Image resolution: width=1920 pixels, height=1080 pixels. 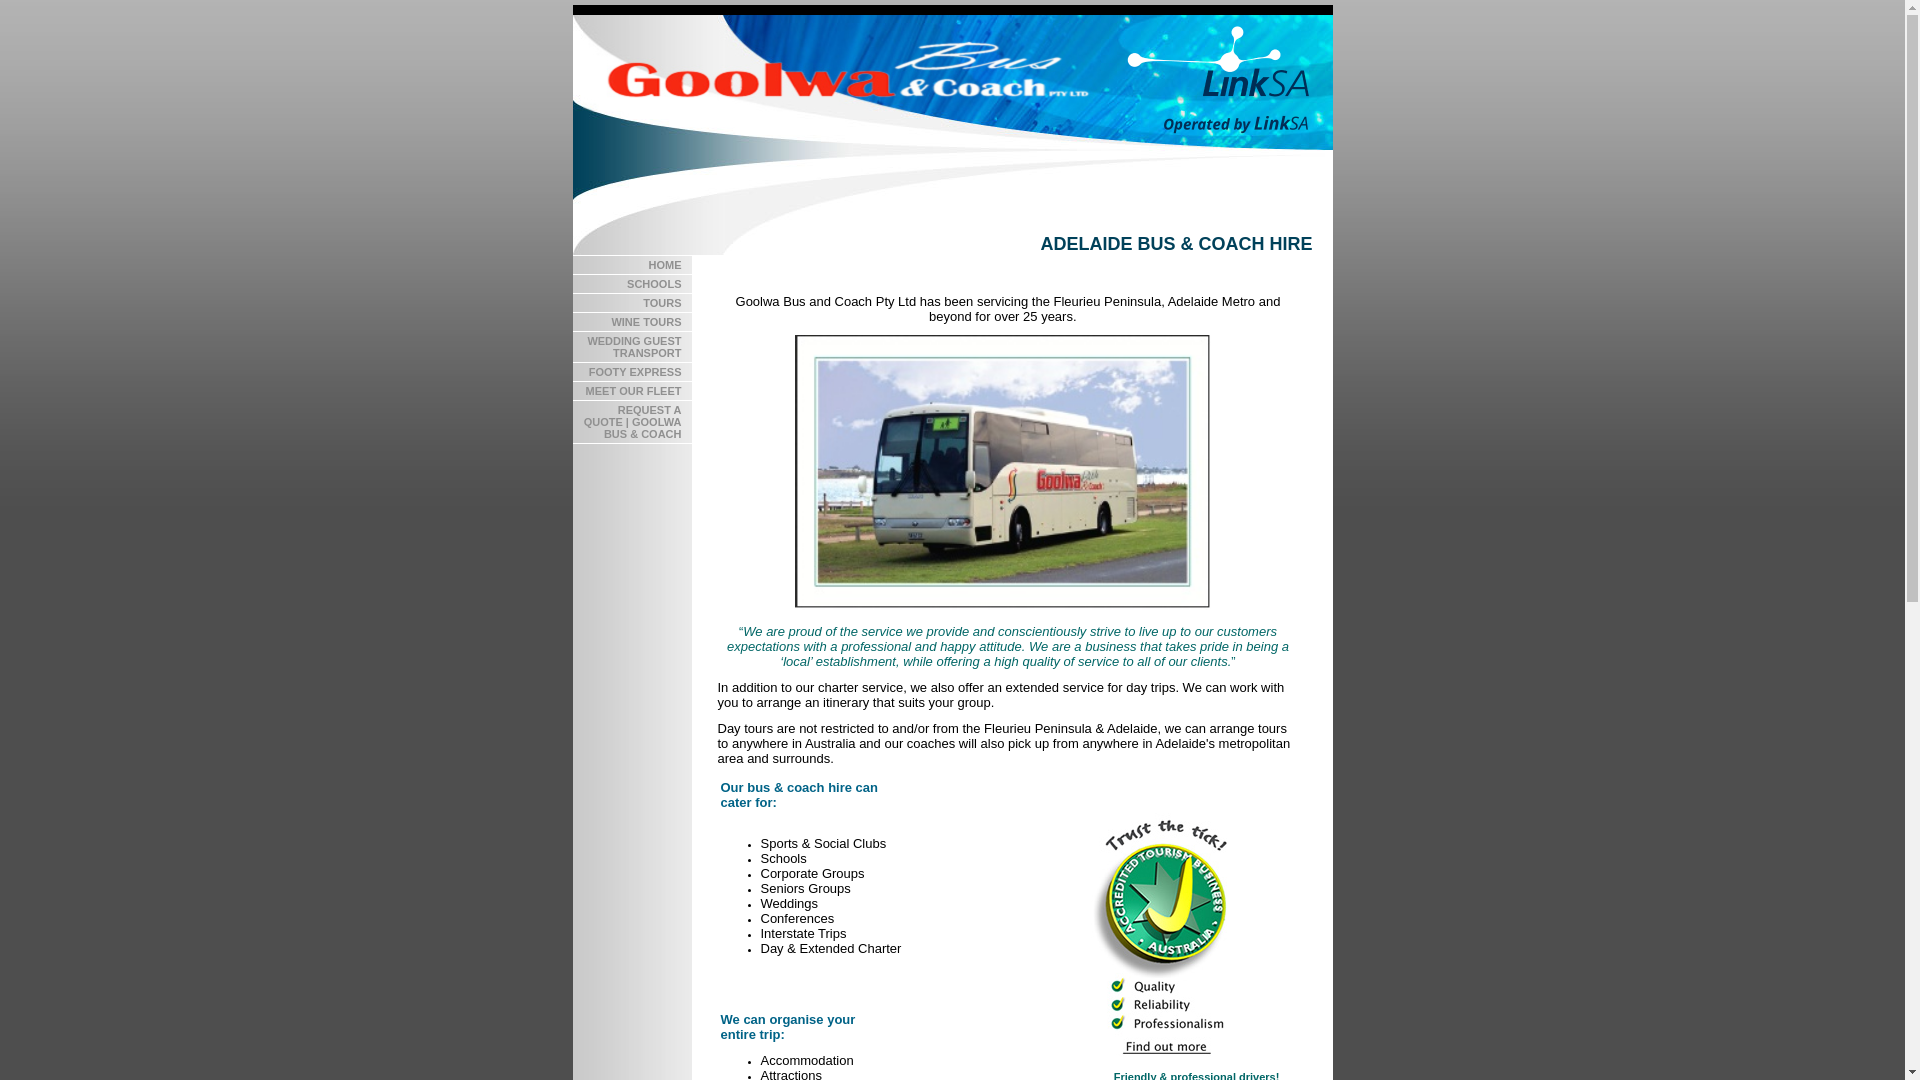 What do you see at coordinates (630, 346) in the screenshot?
I see `'WEDDING GUEST TRANSPORT'` at bounding box center [630, 346].